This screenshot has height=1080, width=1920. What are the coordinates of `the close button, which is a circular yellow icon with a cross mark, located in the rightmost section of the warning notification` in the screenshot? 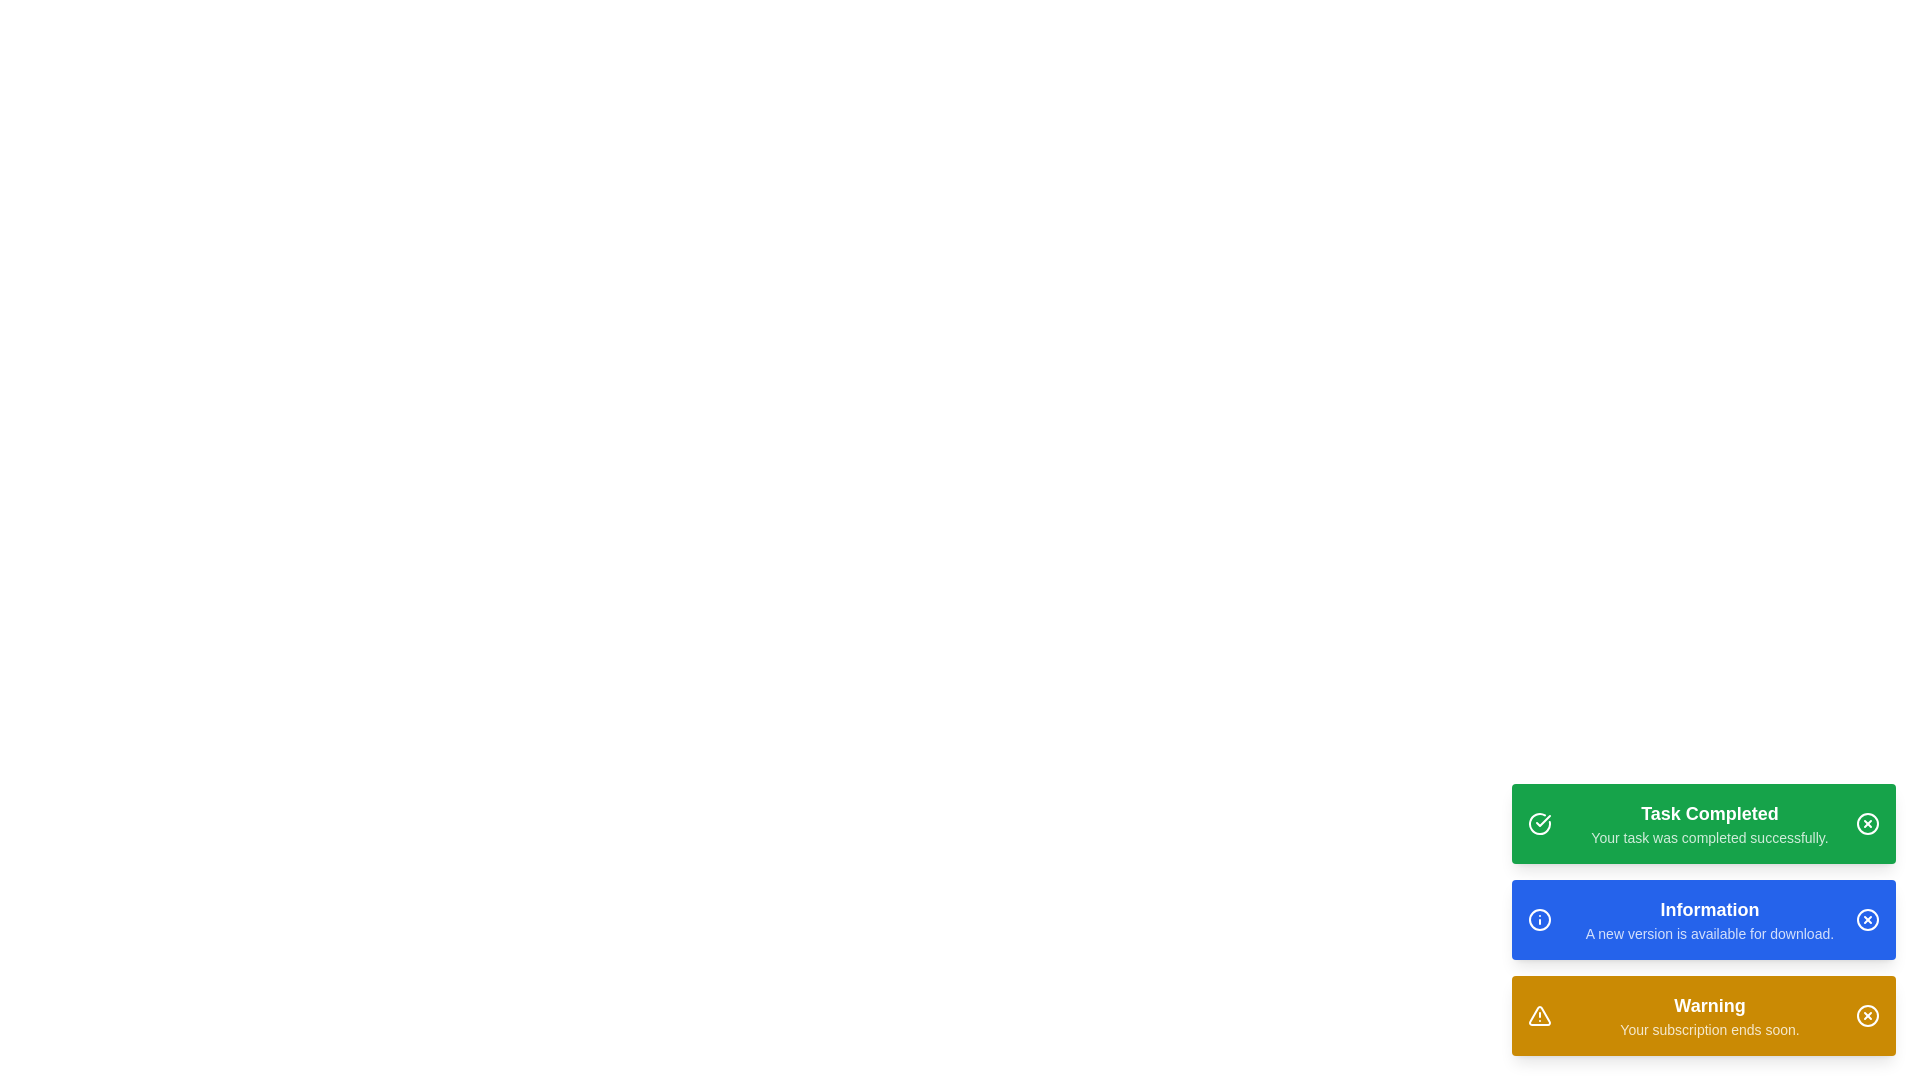 It's located at (1866, 1015).